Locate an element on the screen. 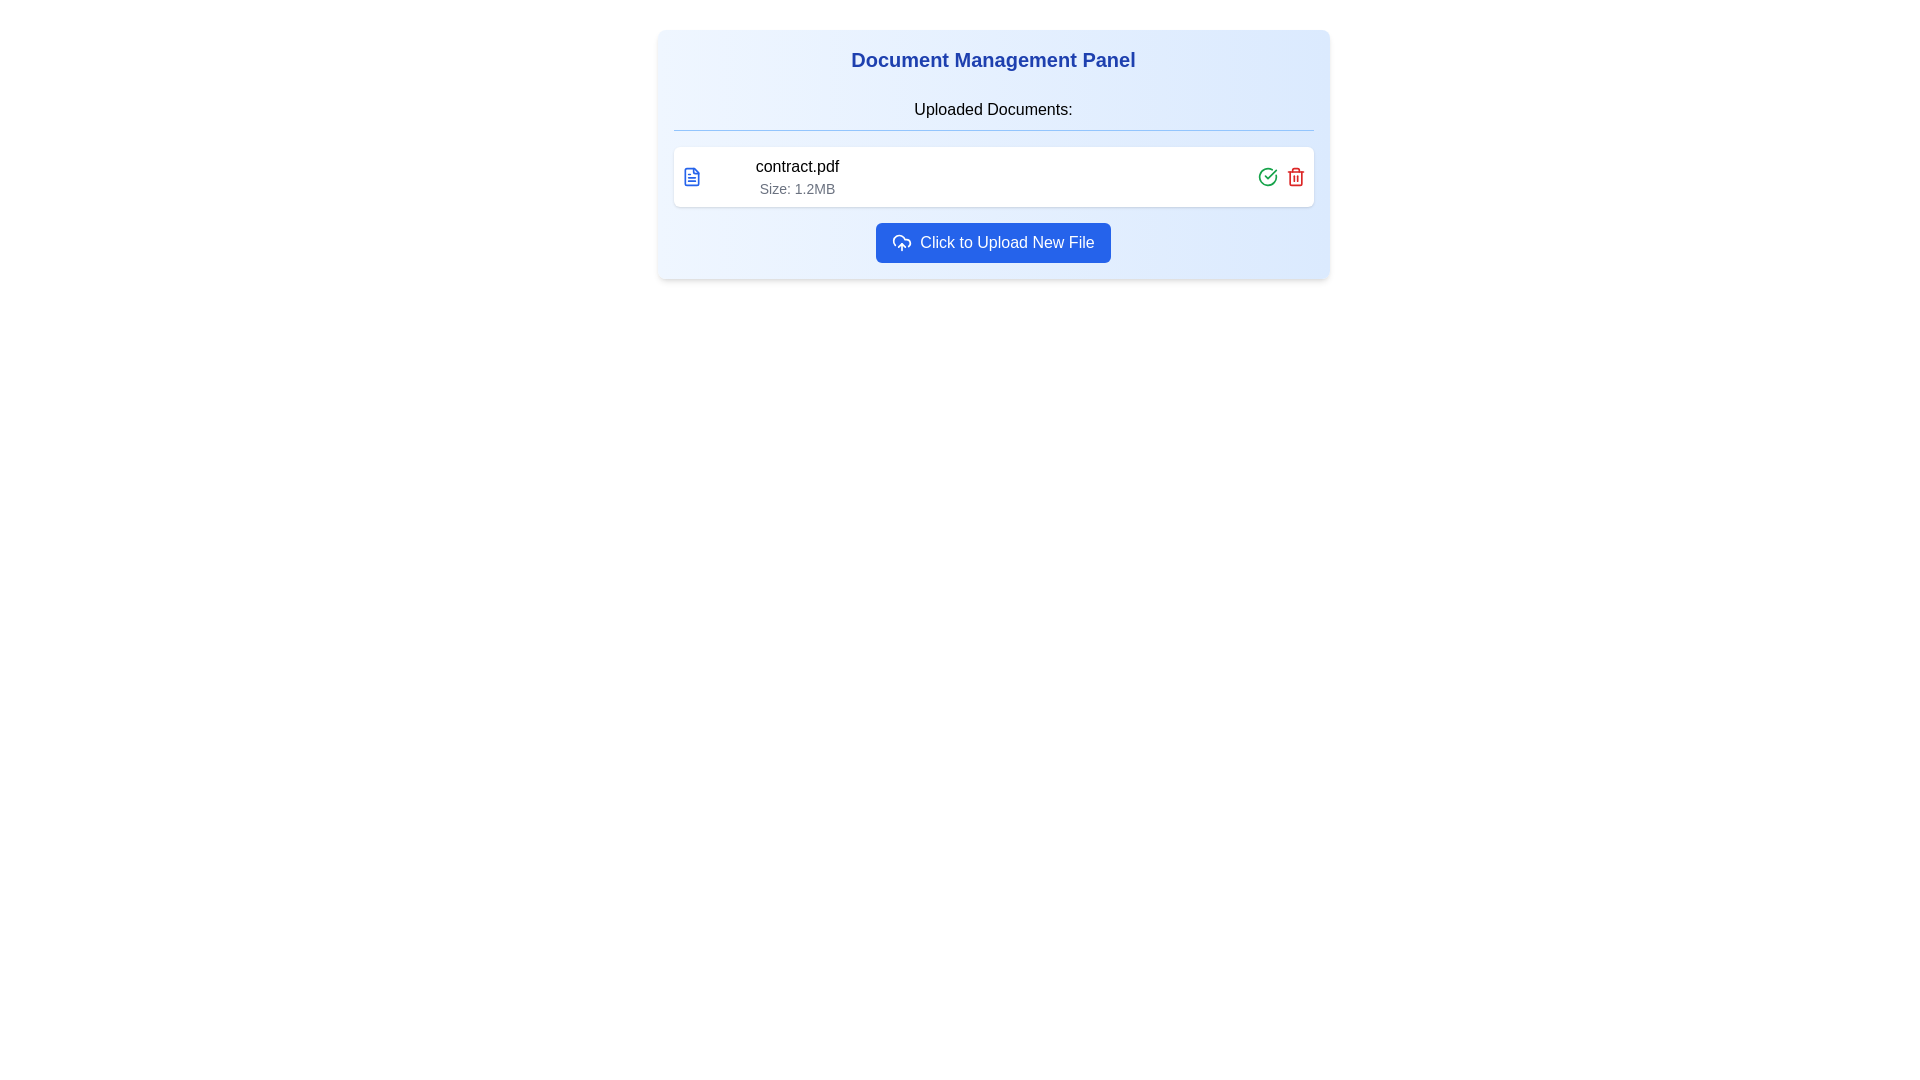 Image resolution: width=1920 pixels, height=1080 pixels. the text label displaying the filename 'contract.pdf' in the 'Uploaded Documents' panel is located at coordinates (796, 165).